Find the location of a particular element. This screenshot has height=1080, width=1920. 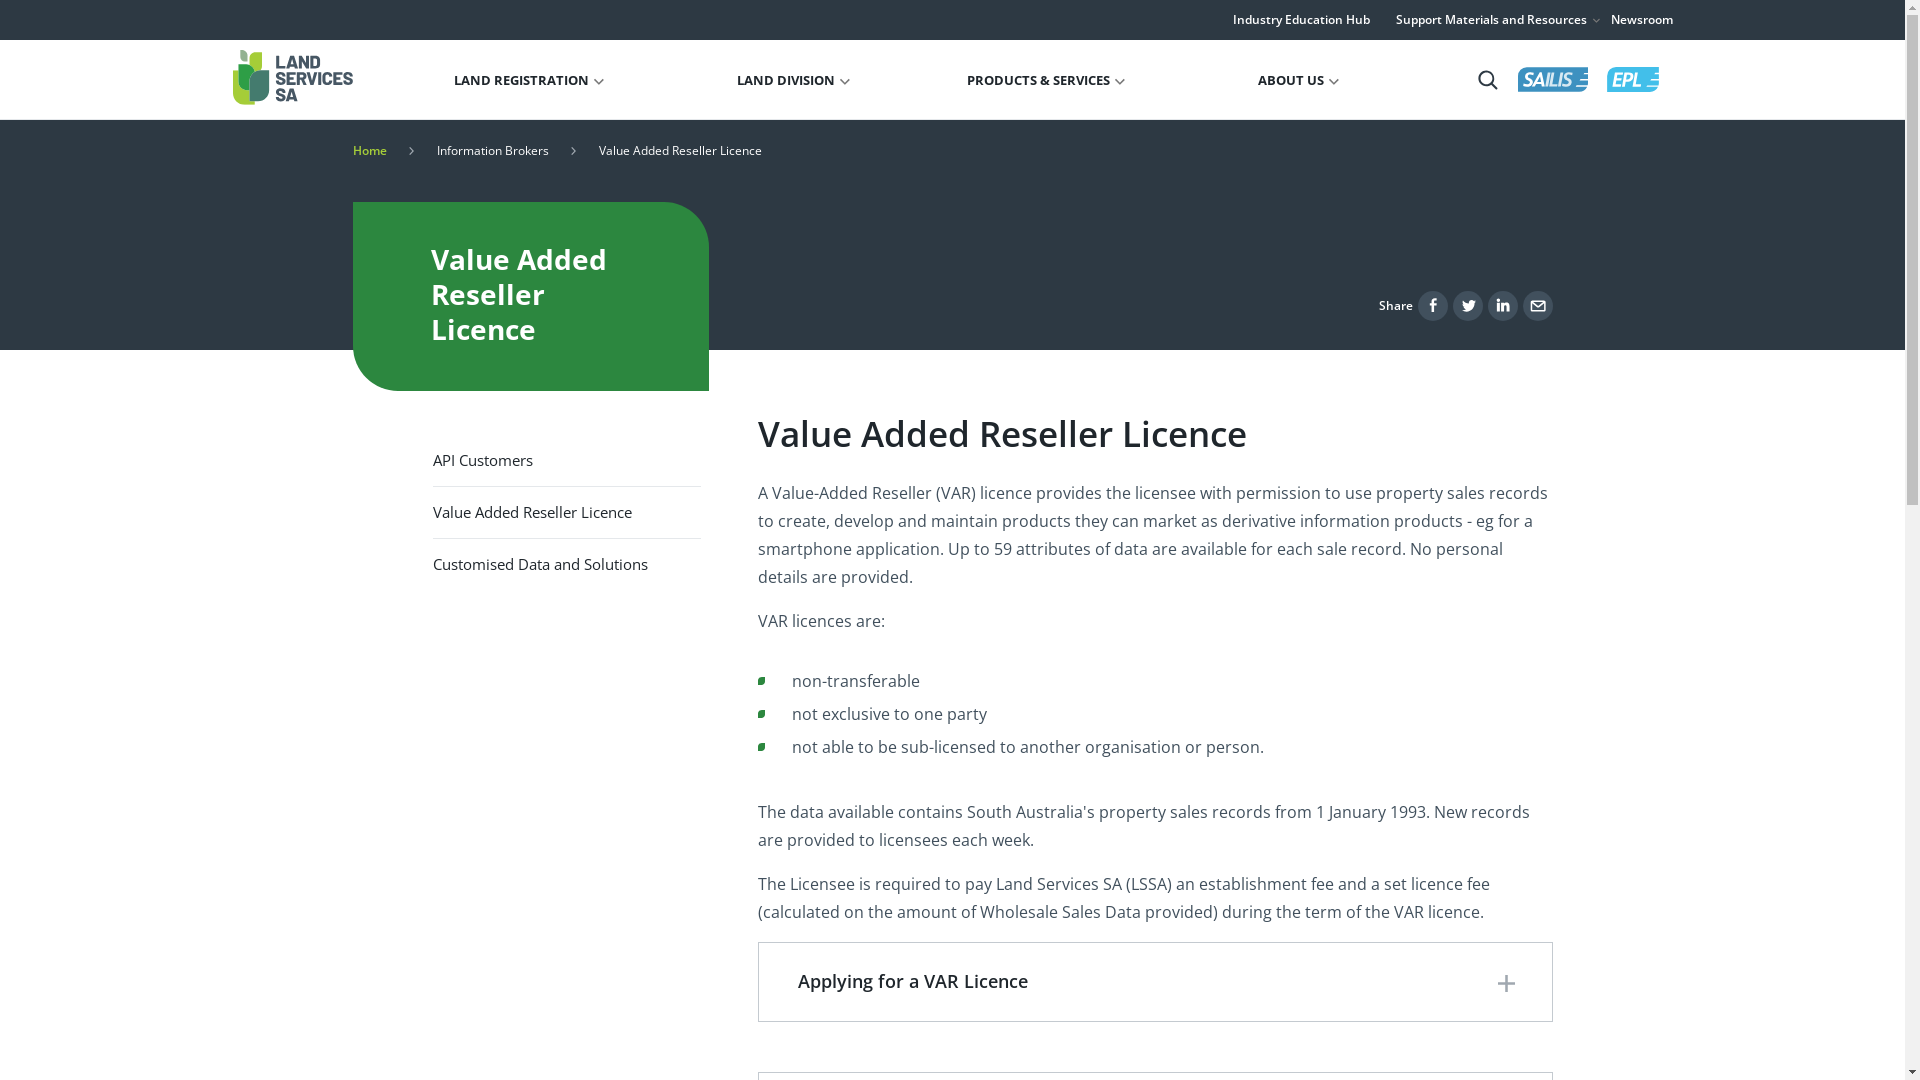

'SAILIS' is located at coordinates (1552, 78).